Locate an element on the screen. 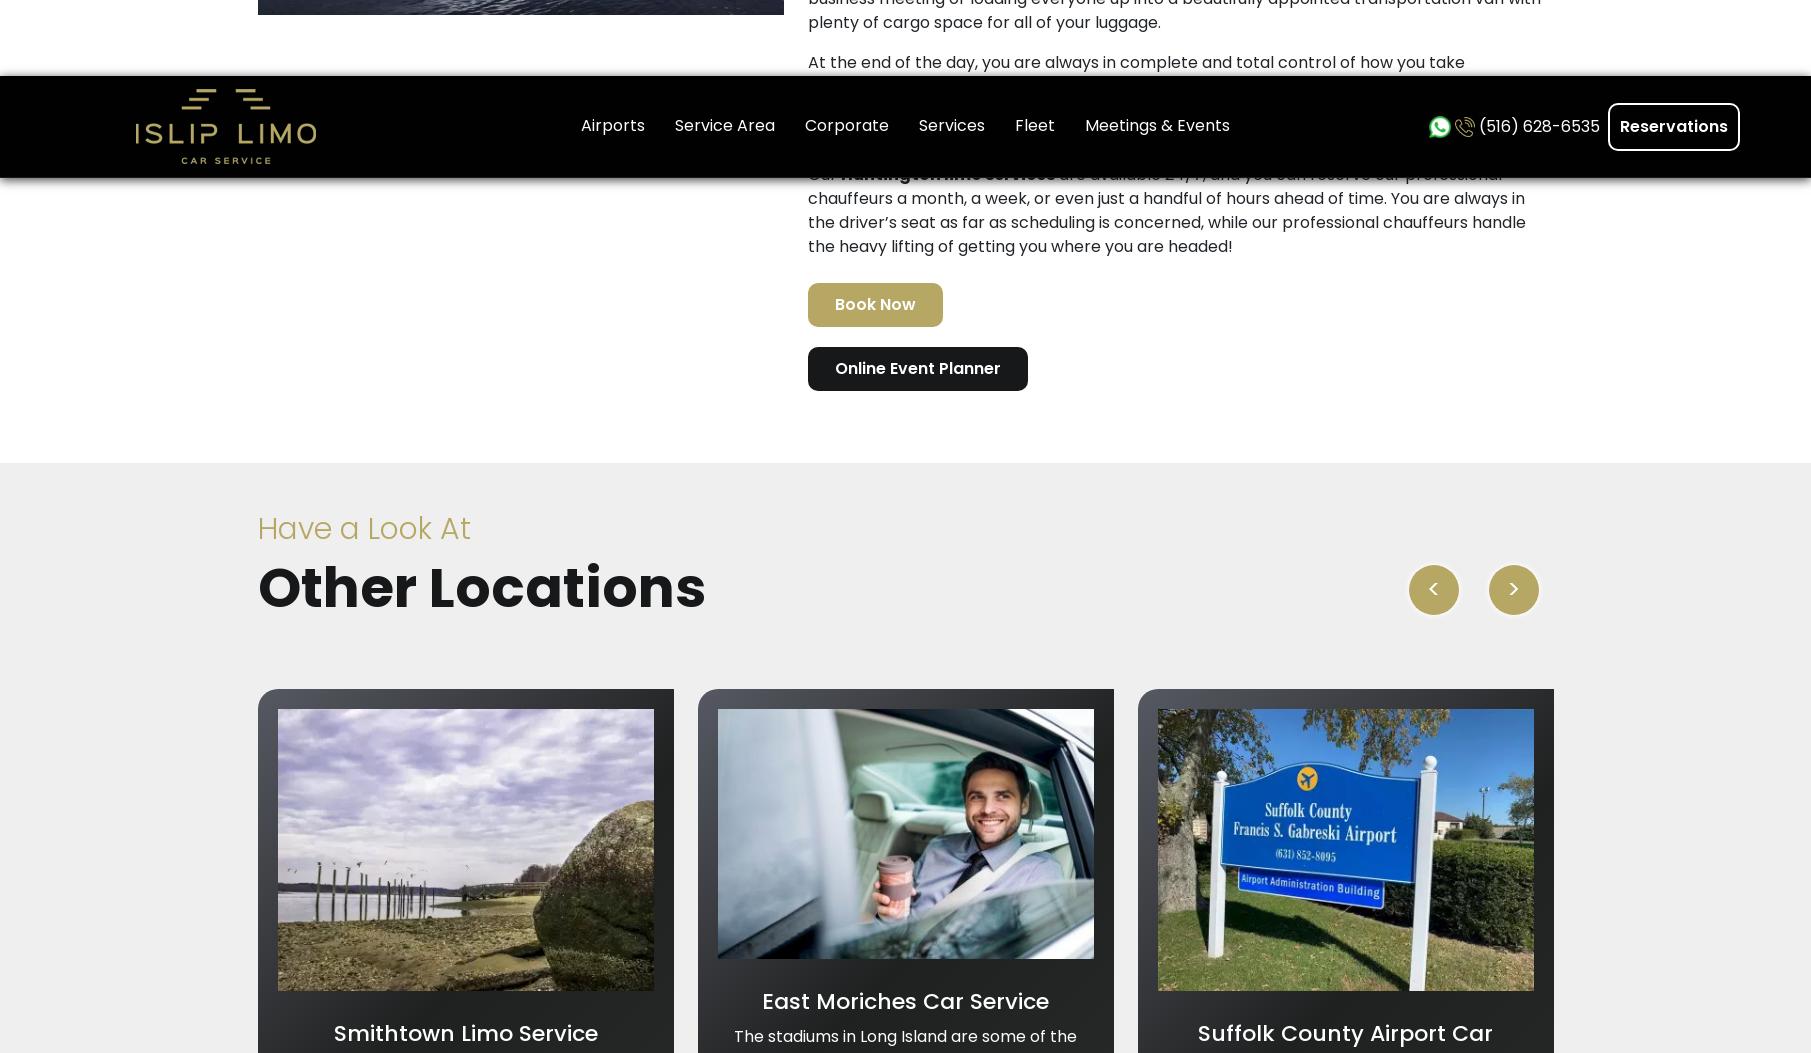 This screenshot has width=1811, height=1053. 'Service Area' is located at coordinates (966, 444).